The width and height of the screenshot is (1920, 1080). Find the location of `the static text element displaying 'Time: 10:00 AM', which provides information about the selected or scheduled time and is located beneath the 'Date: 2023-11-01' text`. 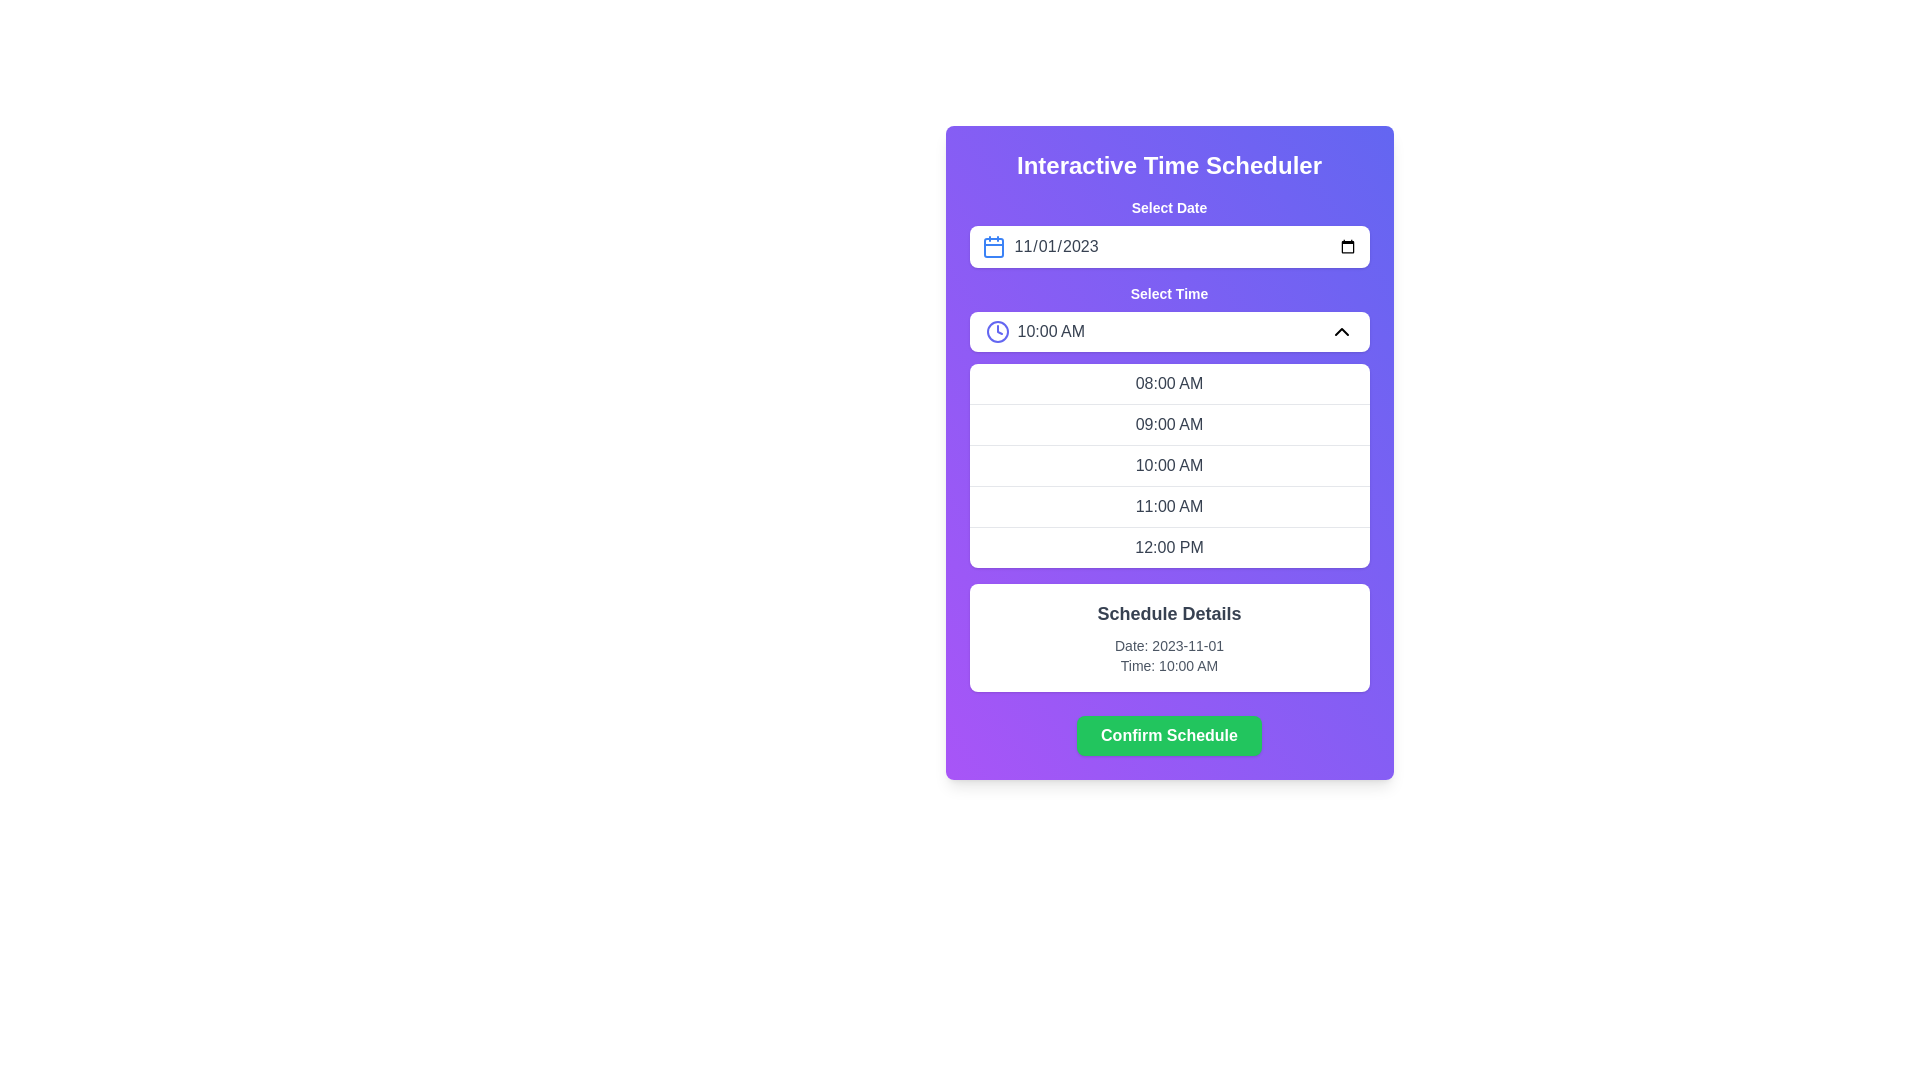

the static text element displaying 'Time: 10:00 AM', which provides information about the selected or scheduled time and is located beneath the 'Date: 2023-11-01' text is located at coordinates (1169, 666).